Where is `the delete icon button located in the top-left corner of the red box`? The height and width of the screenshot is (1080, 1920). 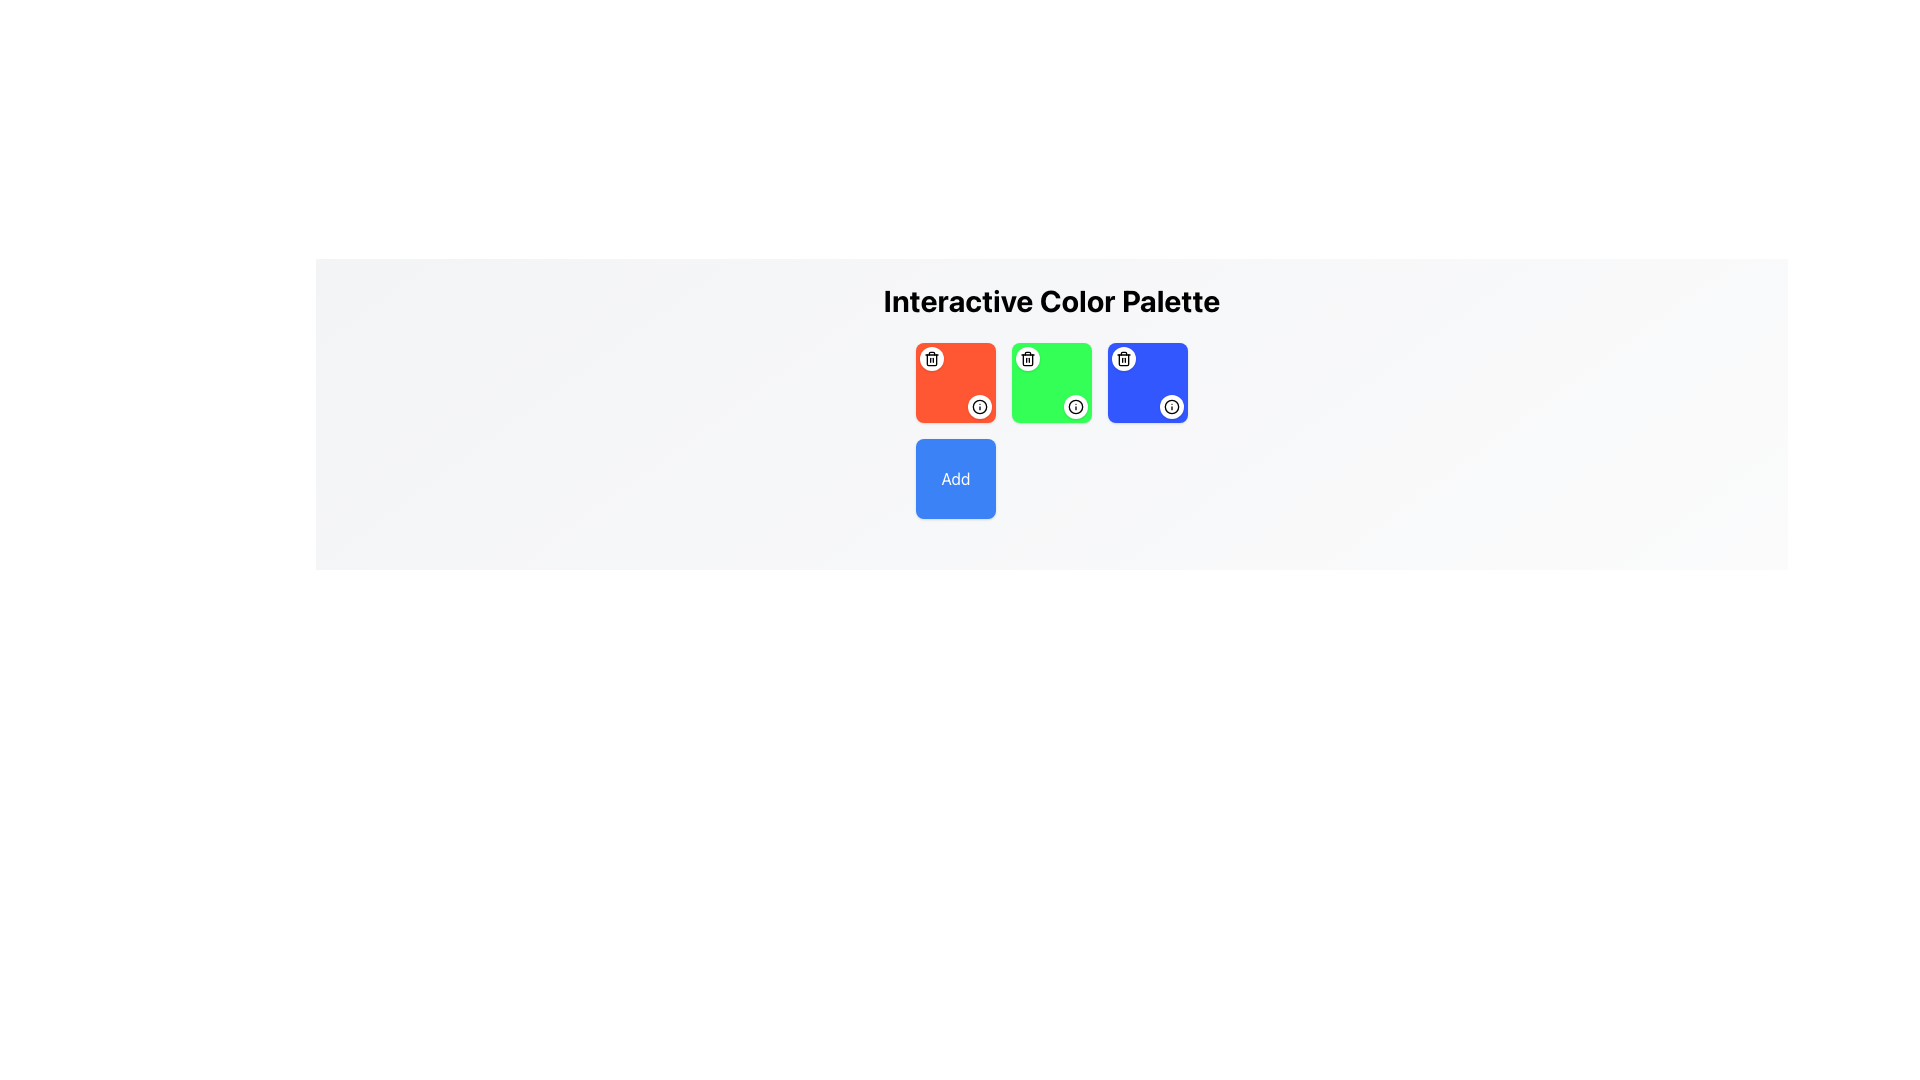
the delete icon button located in the top-left corner of the red box is located at coordinates (930, 357).